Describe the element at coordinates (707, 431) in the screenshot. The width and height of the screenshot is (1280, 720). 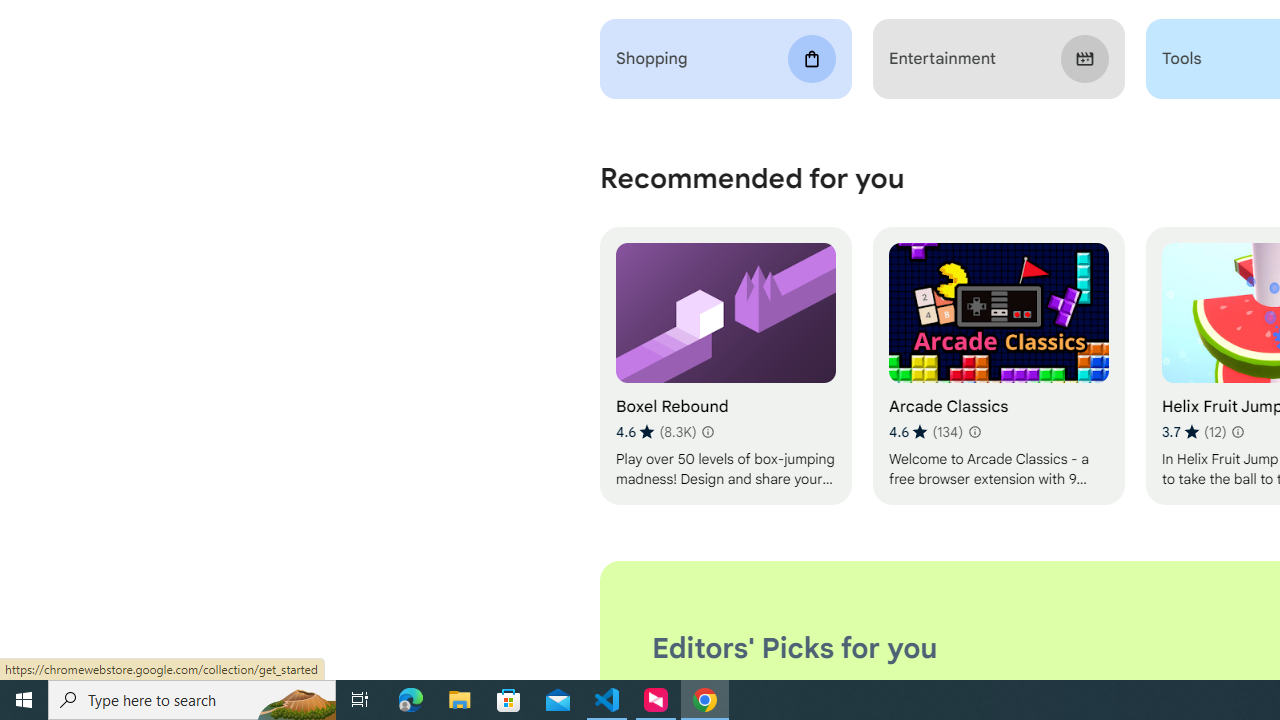
I see `'Learn more about results and reviews "Boxel Rebound"'` at that location.